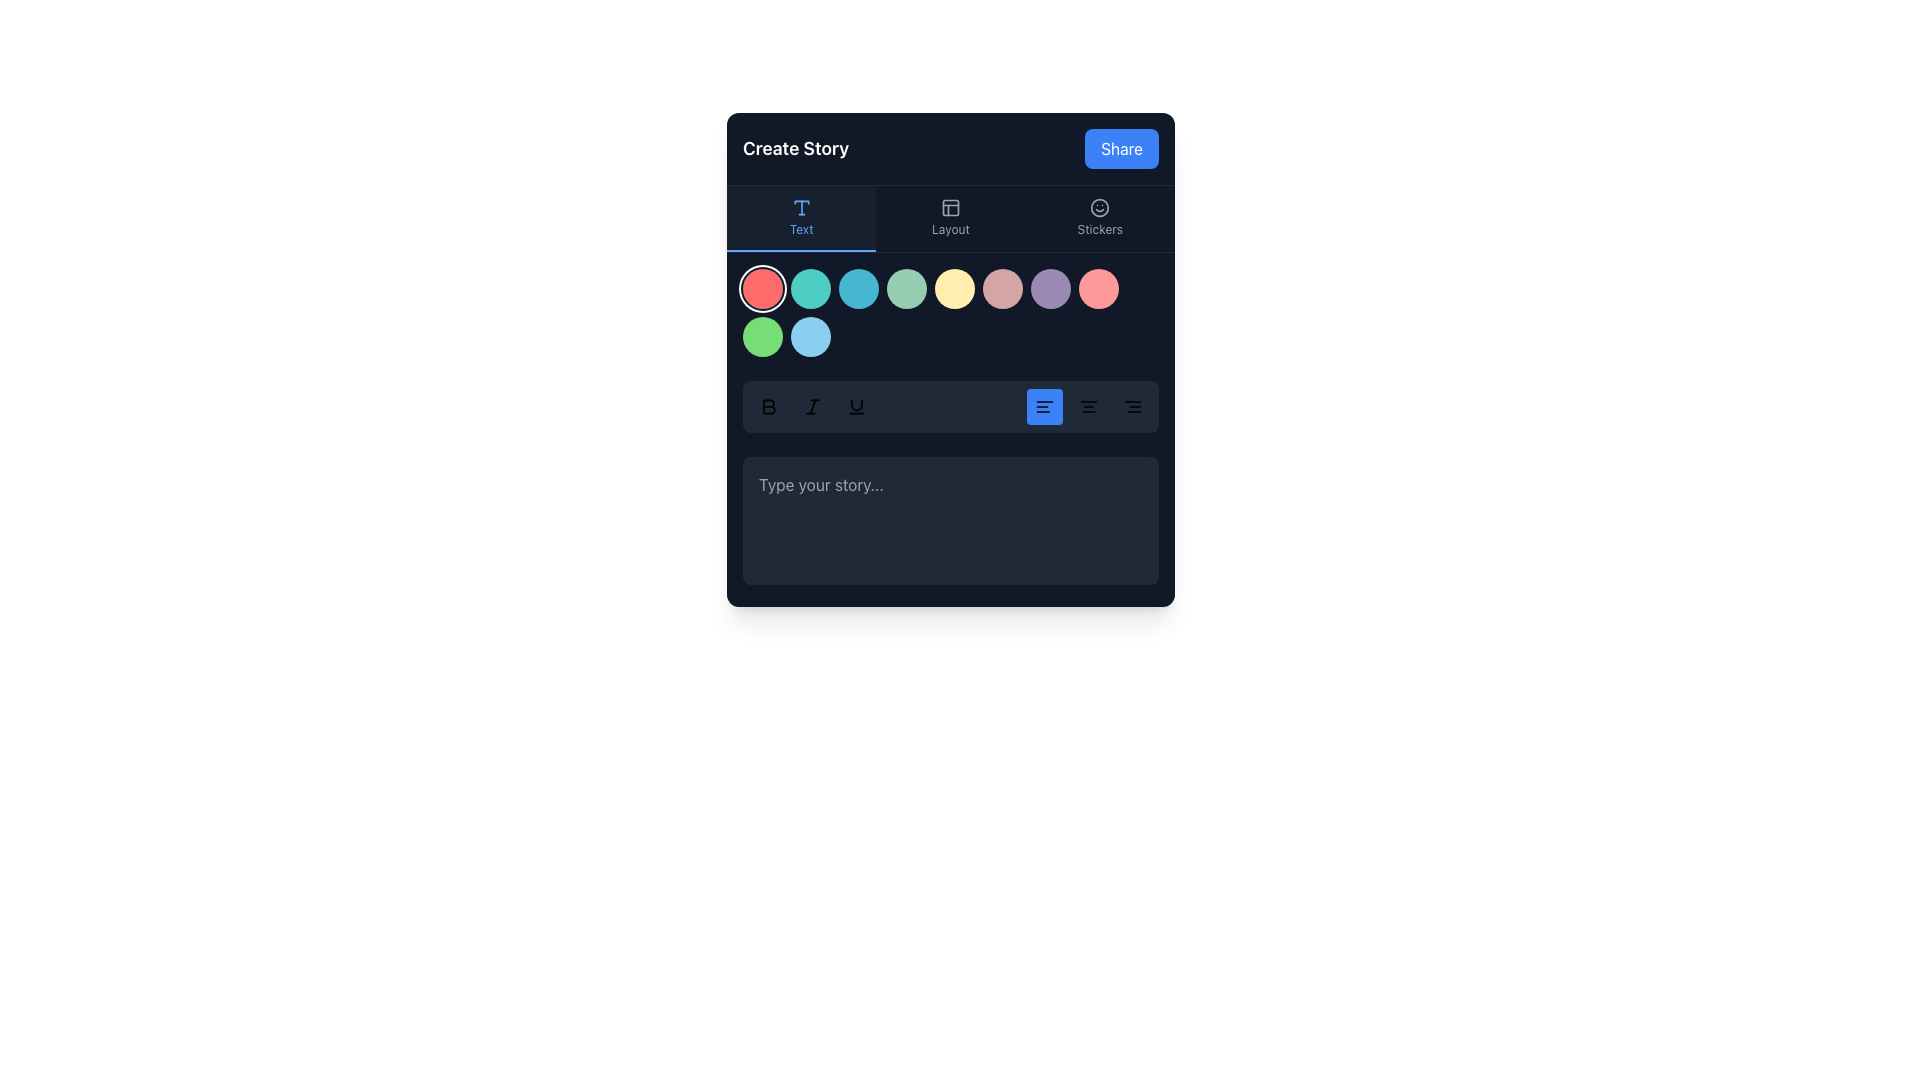 The image size is (1920, 1080). Describe the element at coordinates (1132, 406) in the screenshot. I see `the right alignment button in the text editor section of the 'Create Story' interface` at that location.